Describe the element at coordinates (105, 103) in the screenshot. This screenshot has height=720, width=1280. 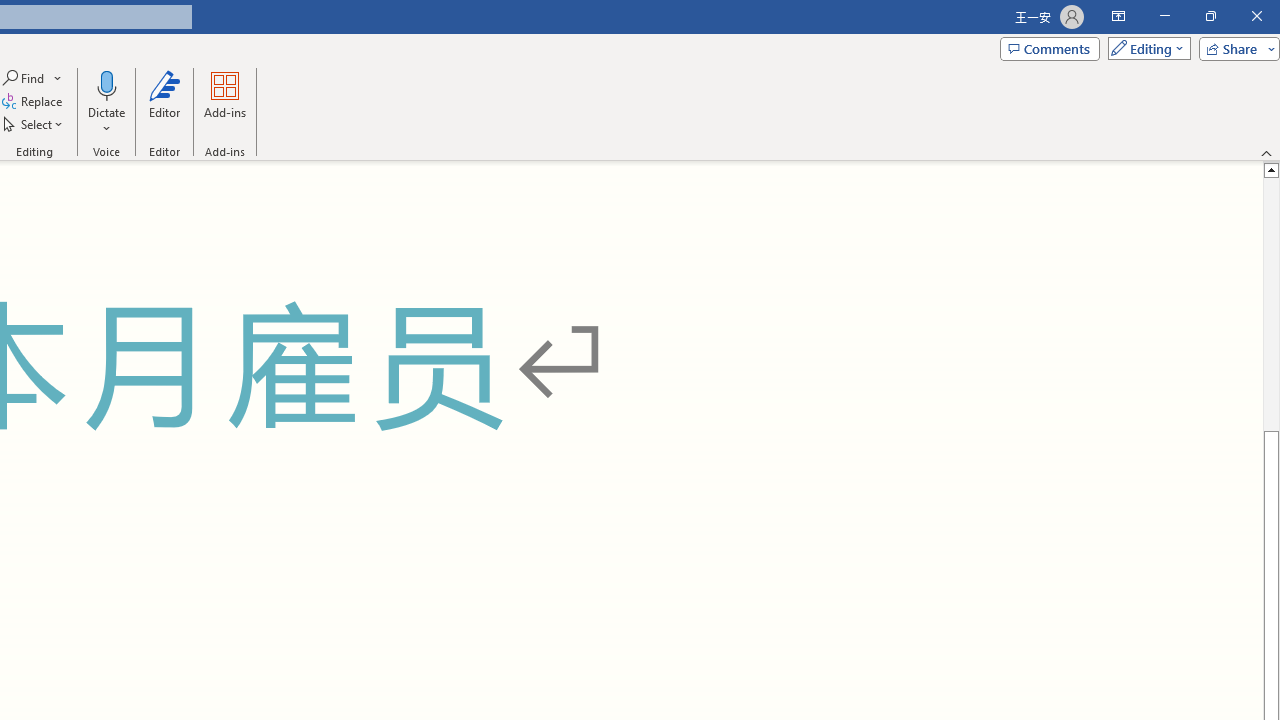
I see `'Dictate'` at that location.